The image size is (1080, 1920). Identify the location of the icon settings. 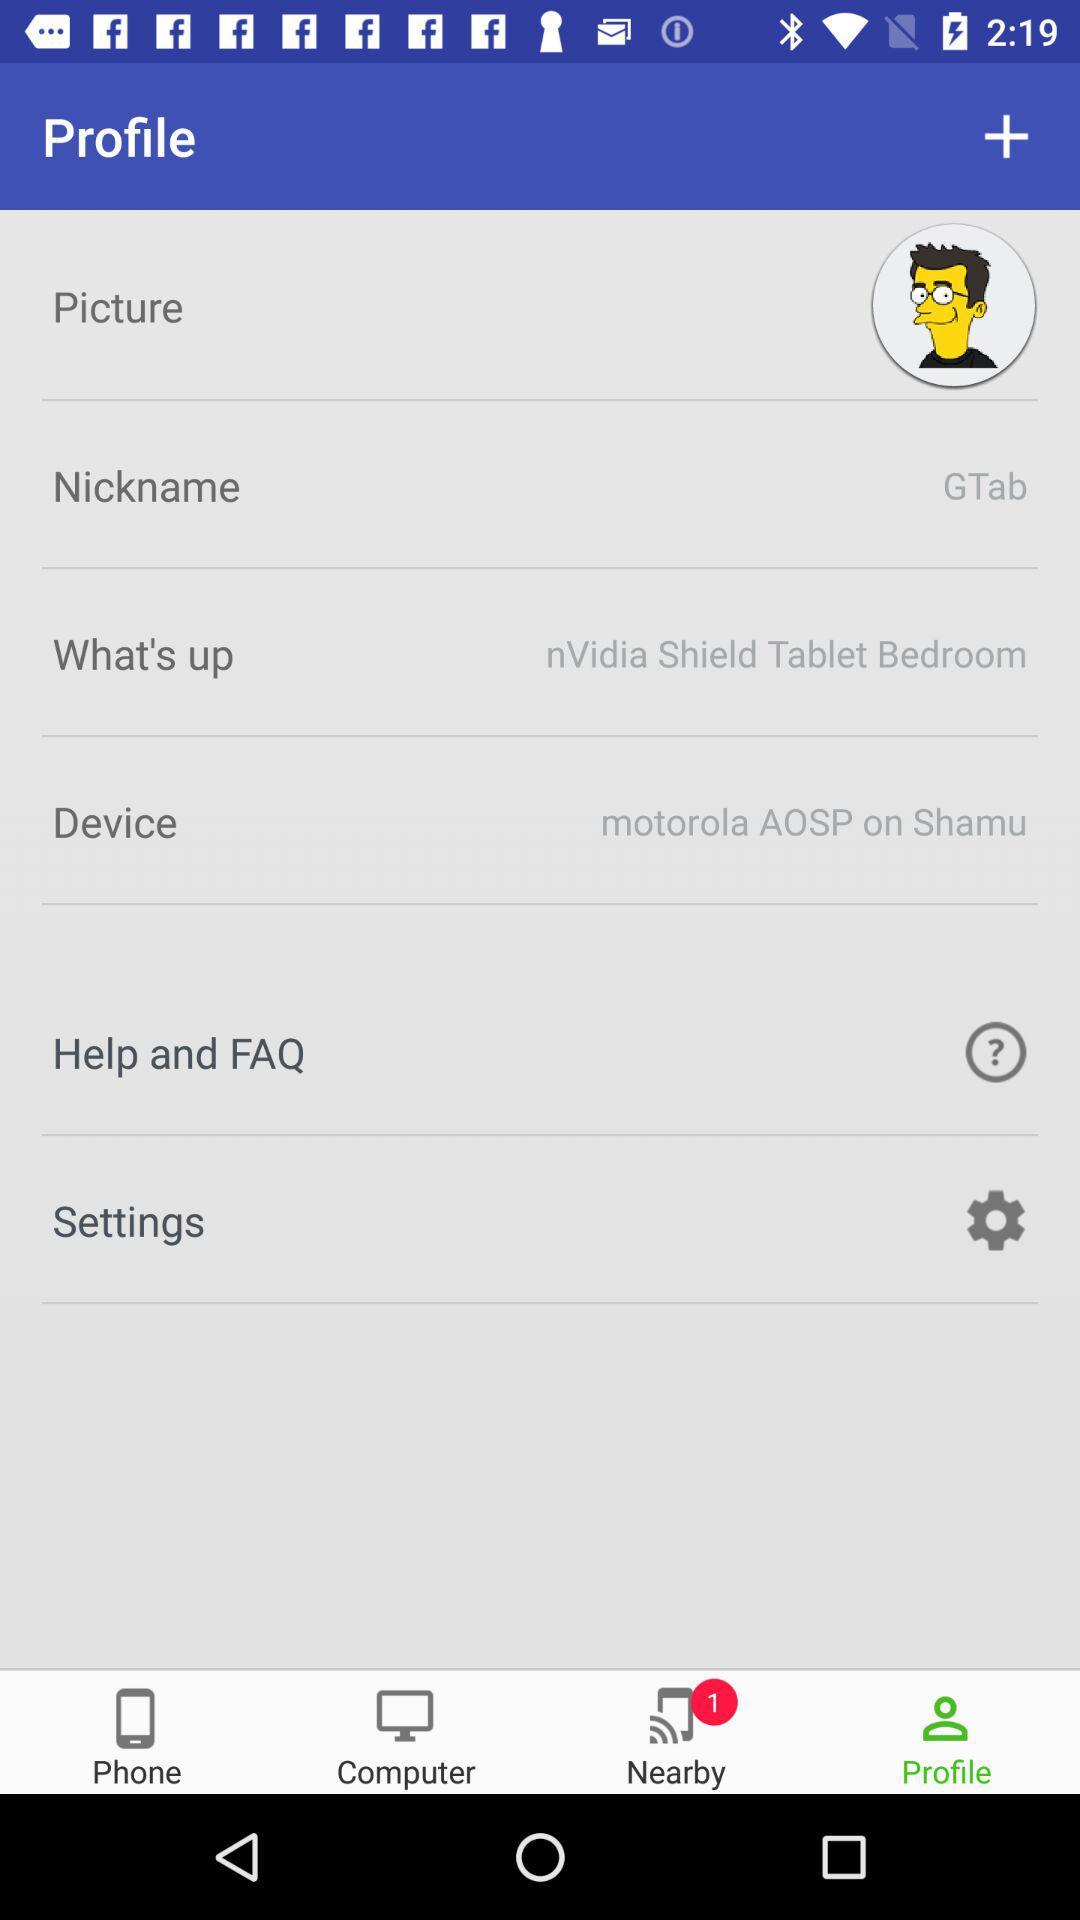
(540, 1218).